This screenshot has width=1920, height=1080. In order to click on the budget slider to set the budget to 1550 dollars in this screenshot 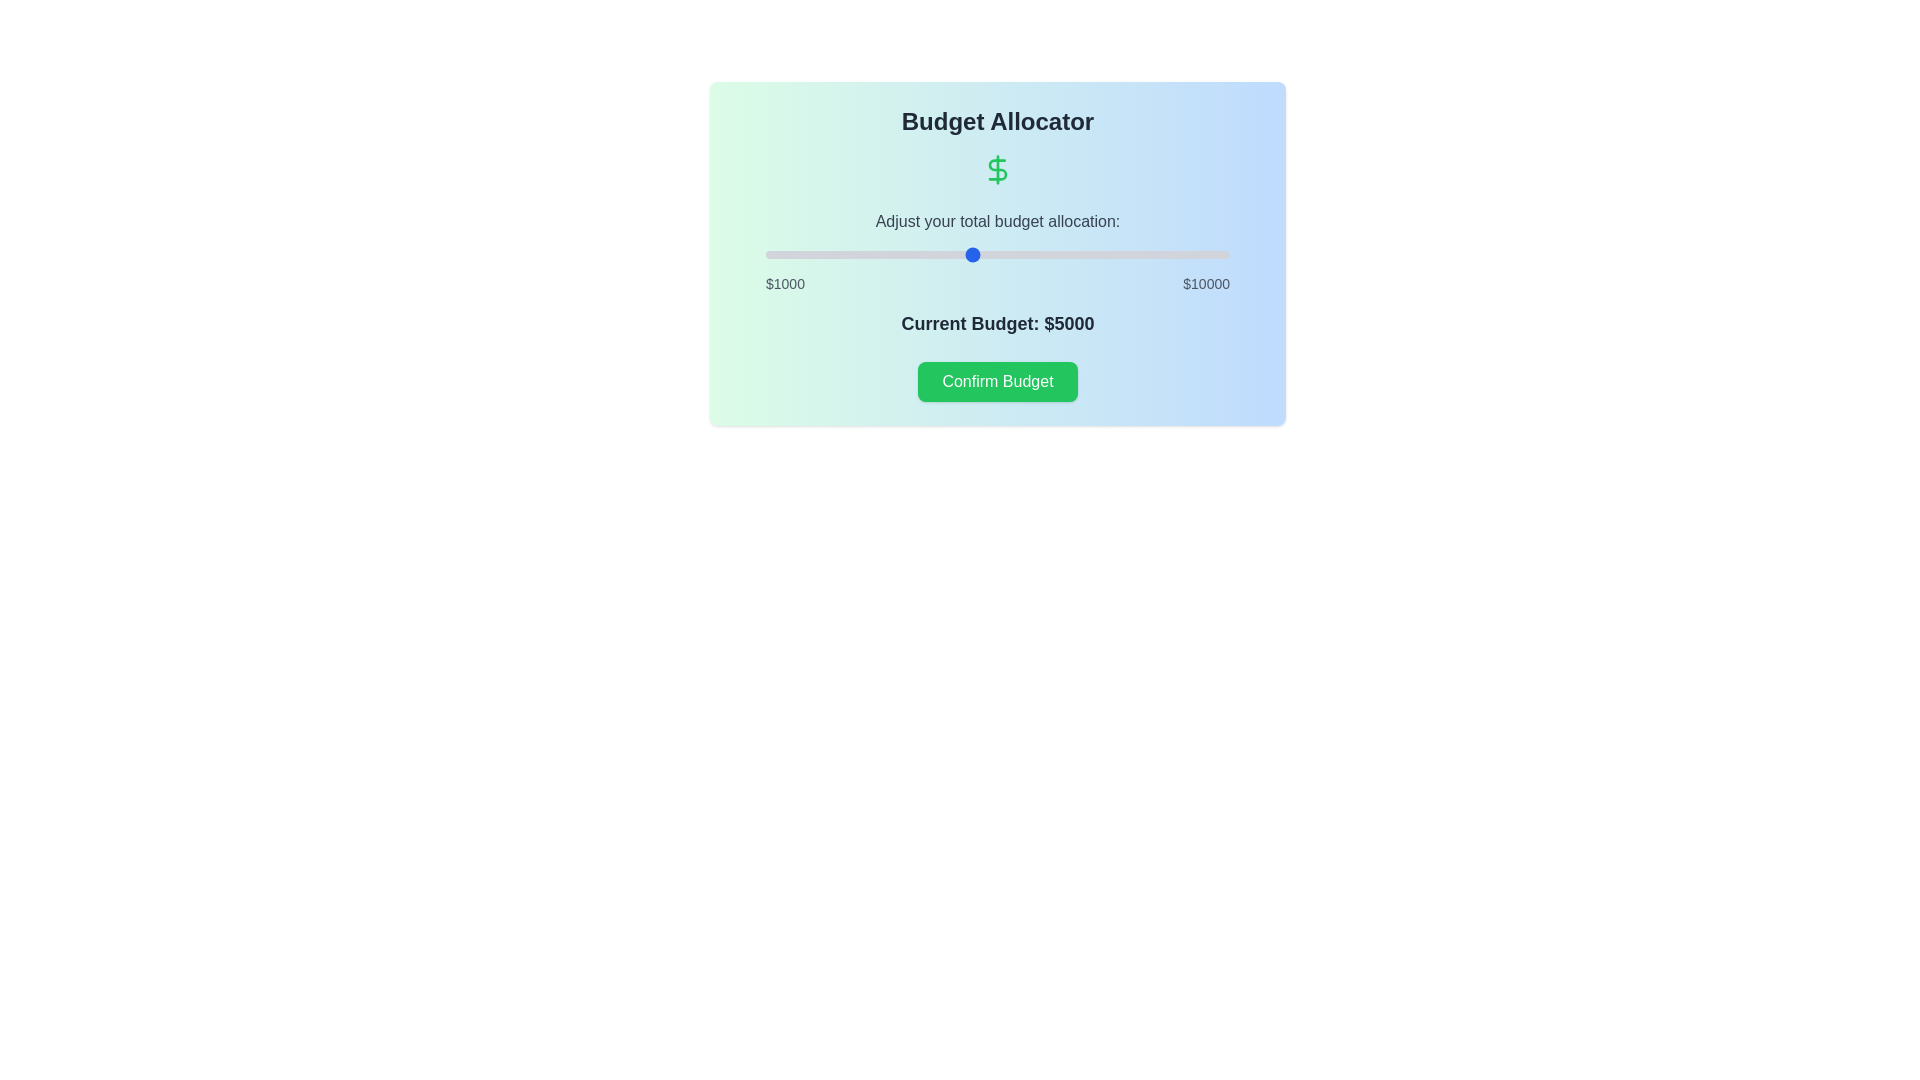, I will do `click(793, 253)`.